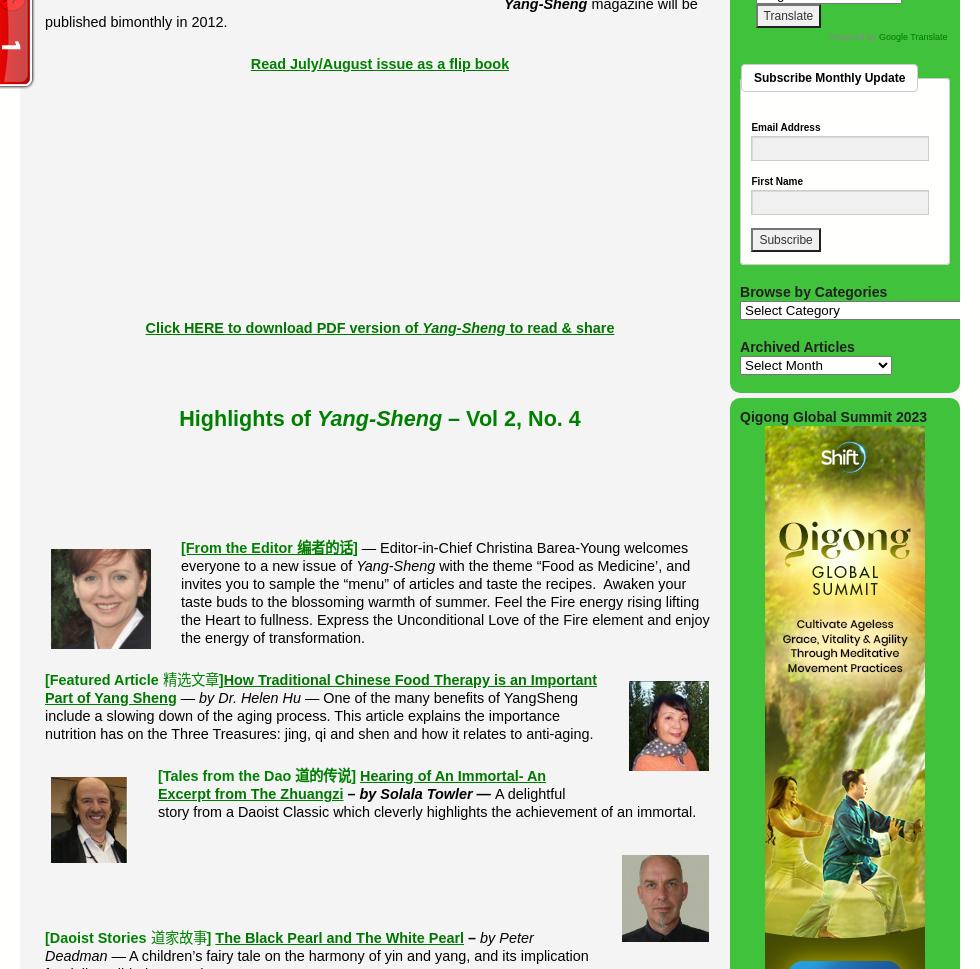 This screenshot has height=969, width=980. I want to click on 'Email Address', so click(785, 127).